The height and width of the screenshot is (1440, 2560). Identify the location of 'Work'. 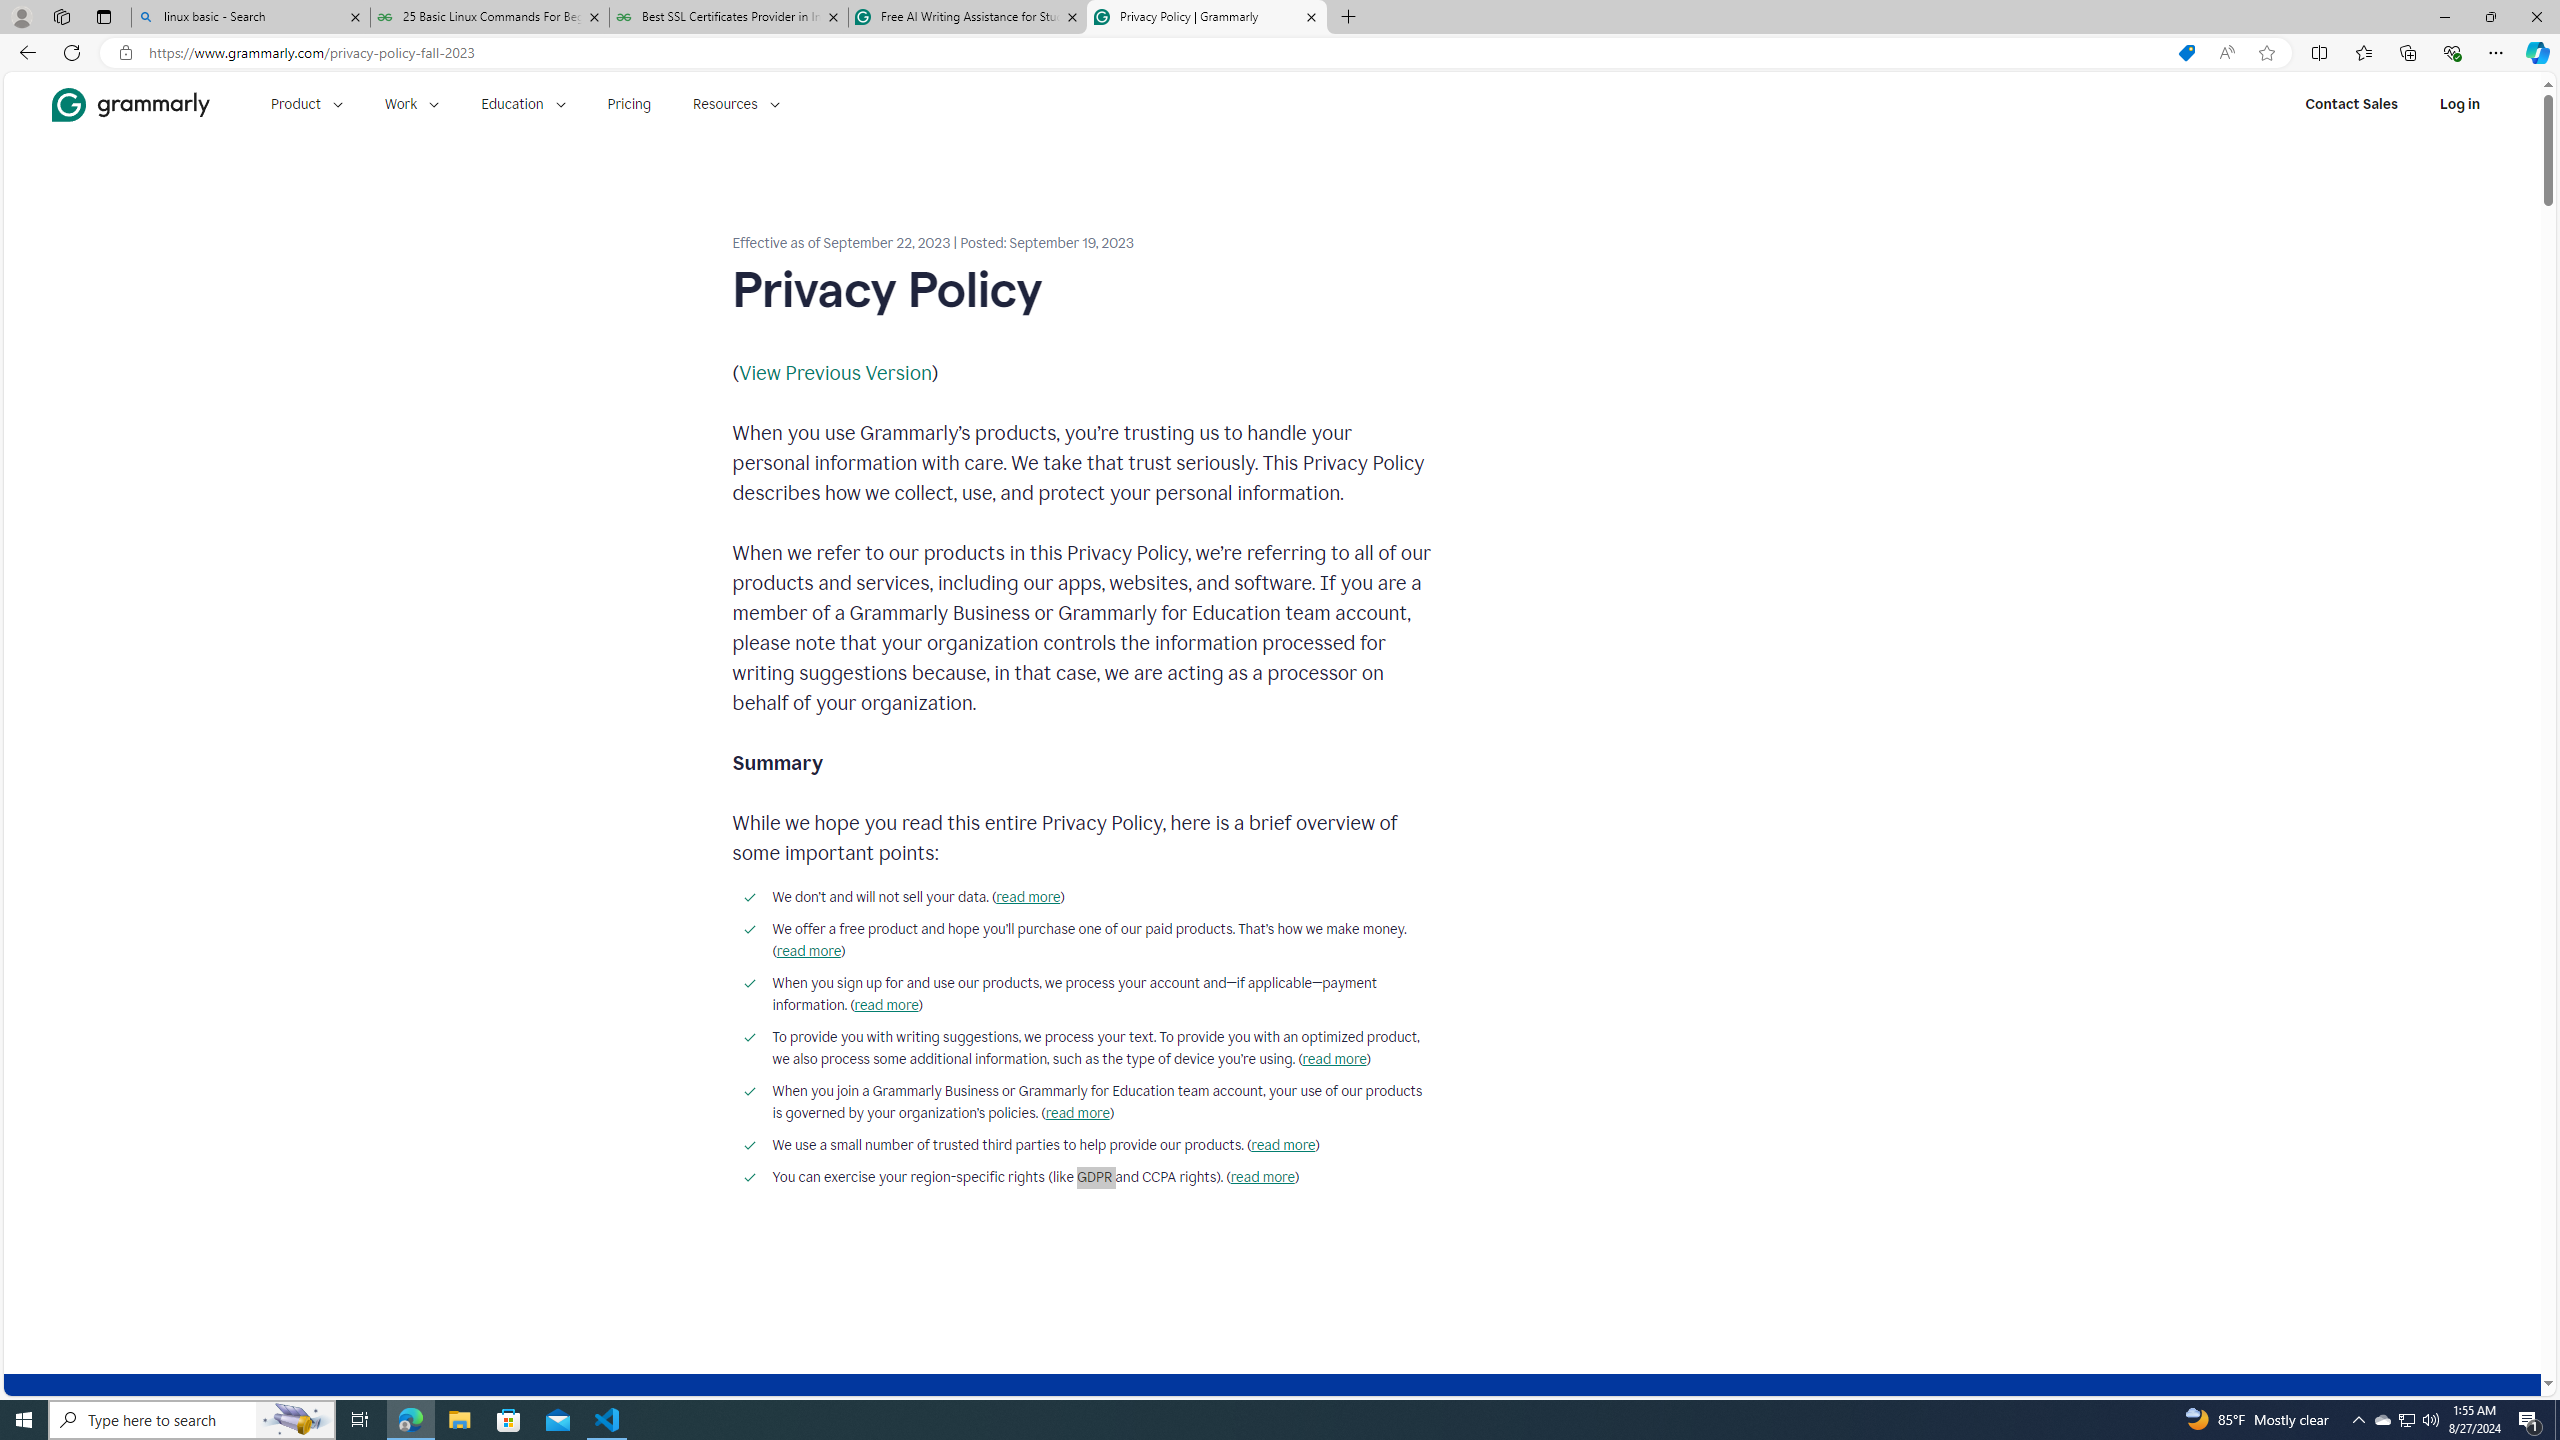
(411, 103).